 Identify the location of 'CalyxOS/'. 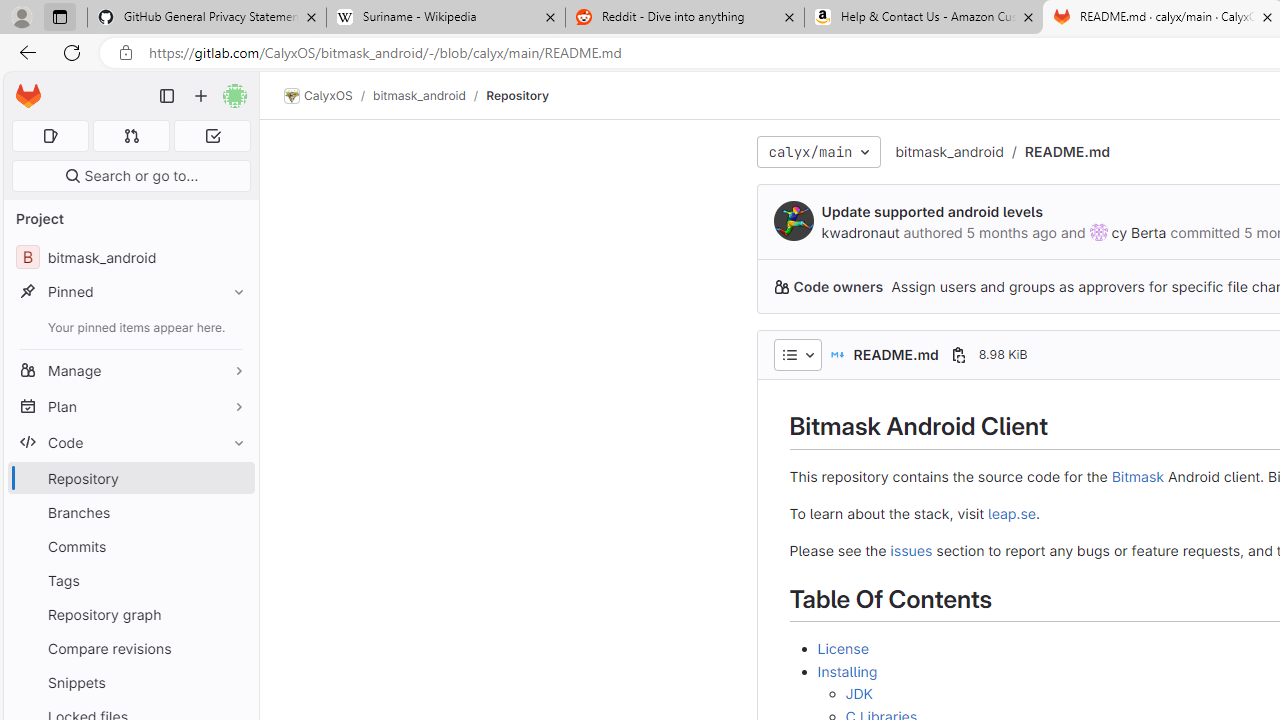
(328, 96).